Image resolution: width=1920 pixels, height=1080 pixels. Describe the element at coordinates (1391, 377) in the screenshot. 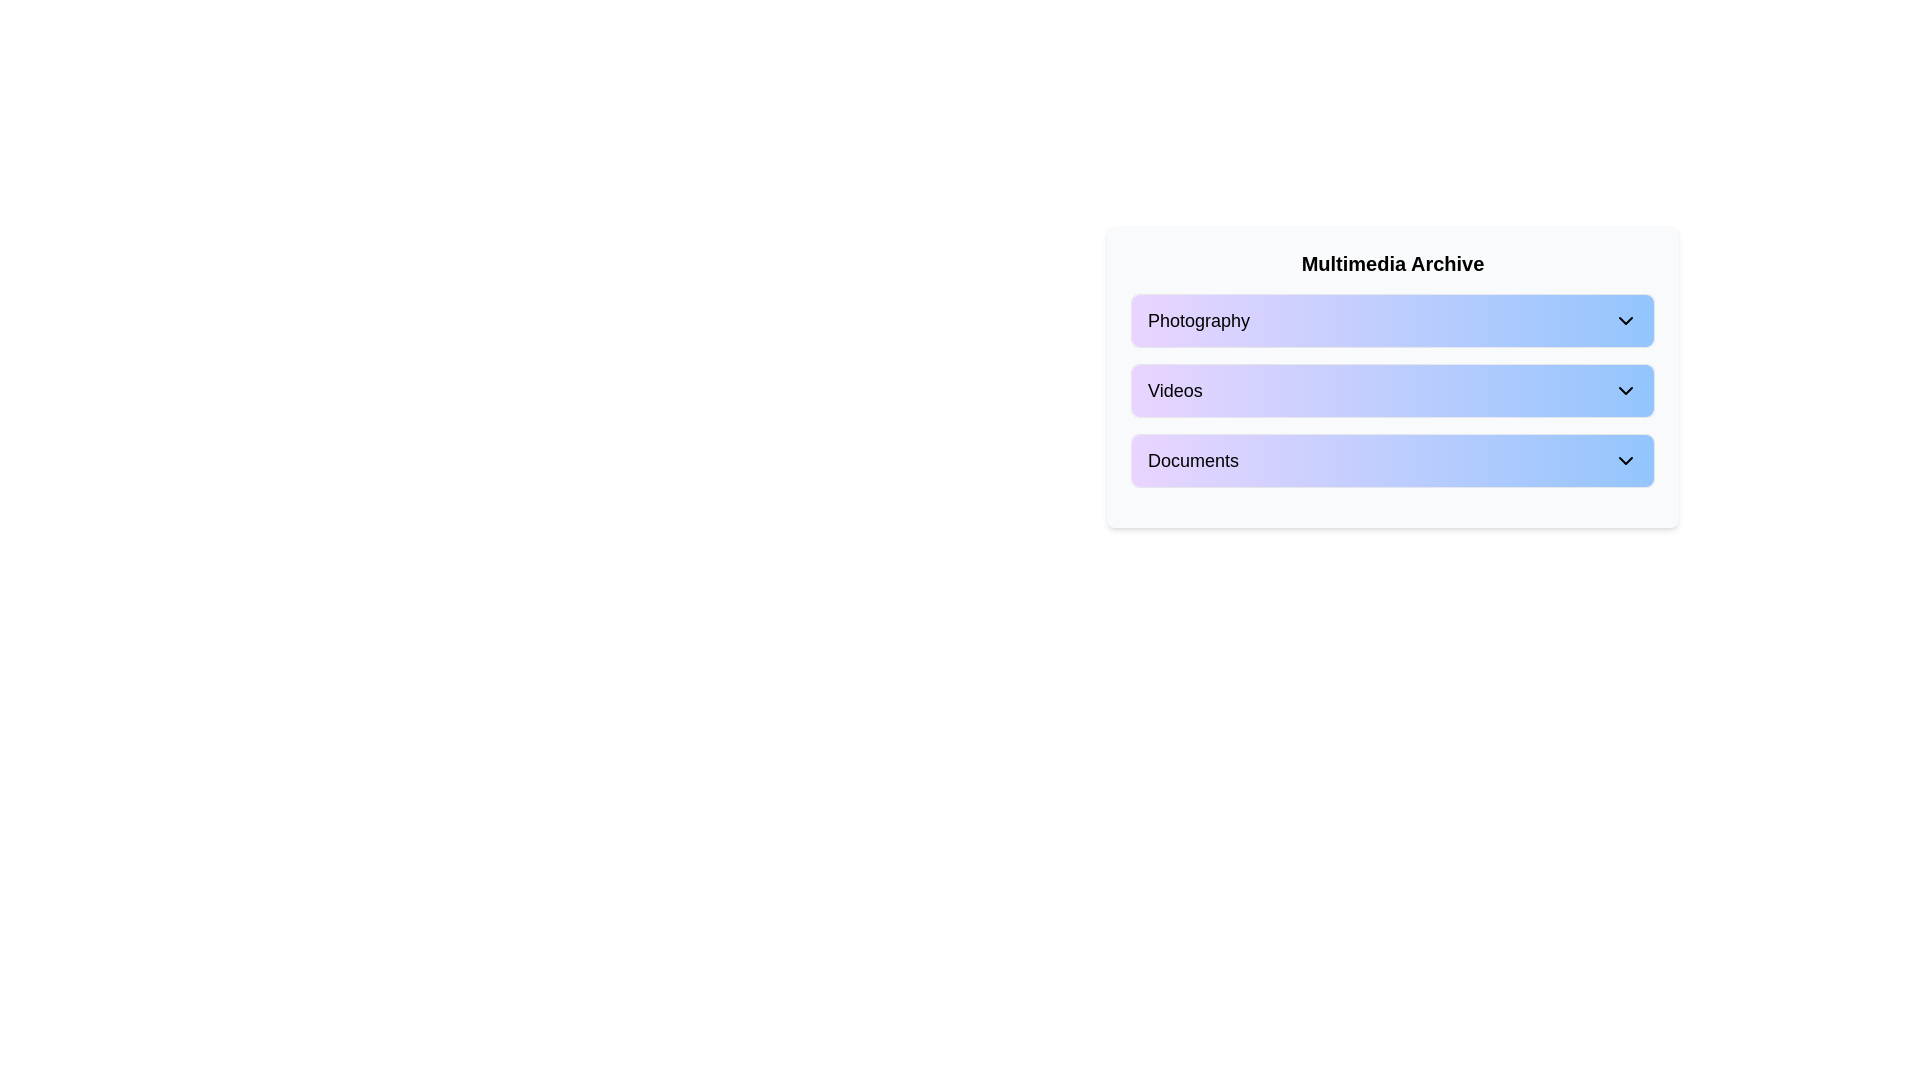

I see `the Interactive Button or Toggle for 'Videos' located in the Multimedia Archive section` at that location.